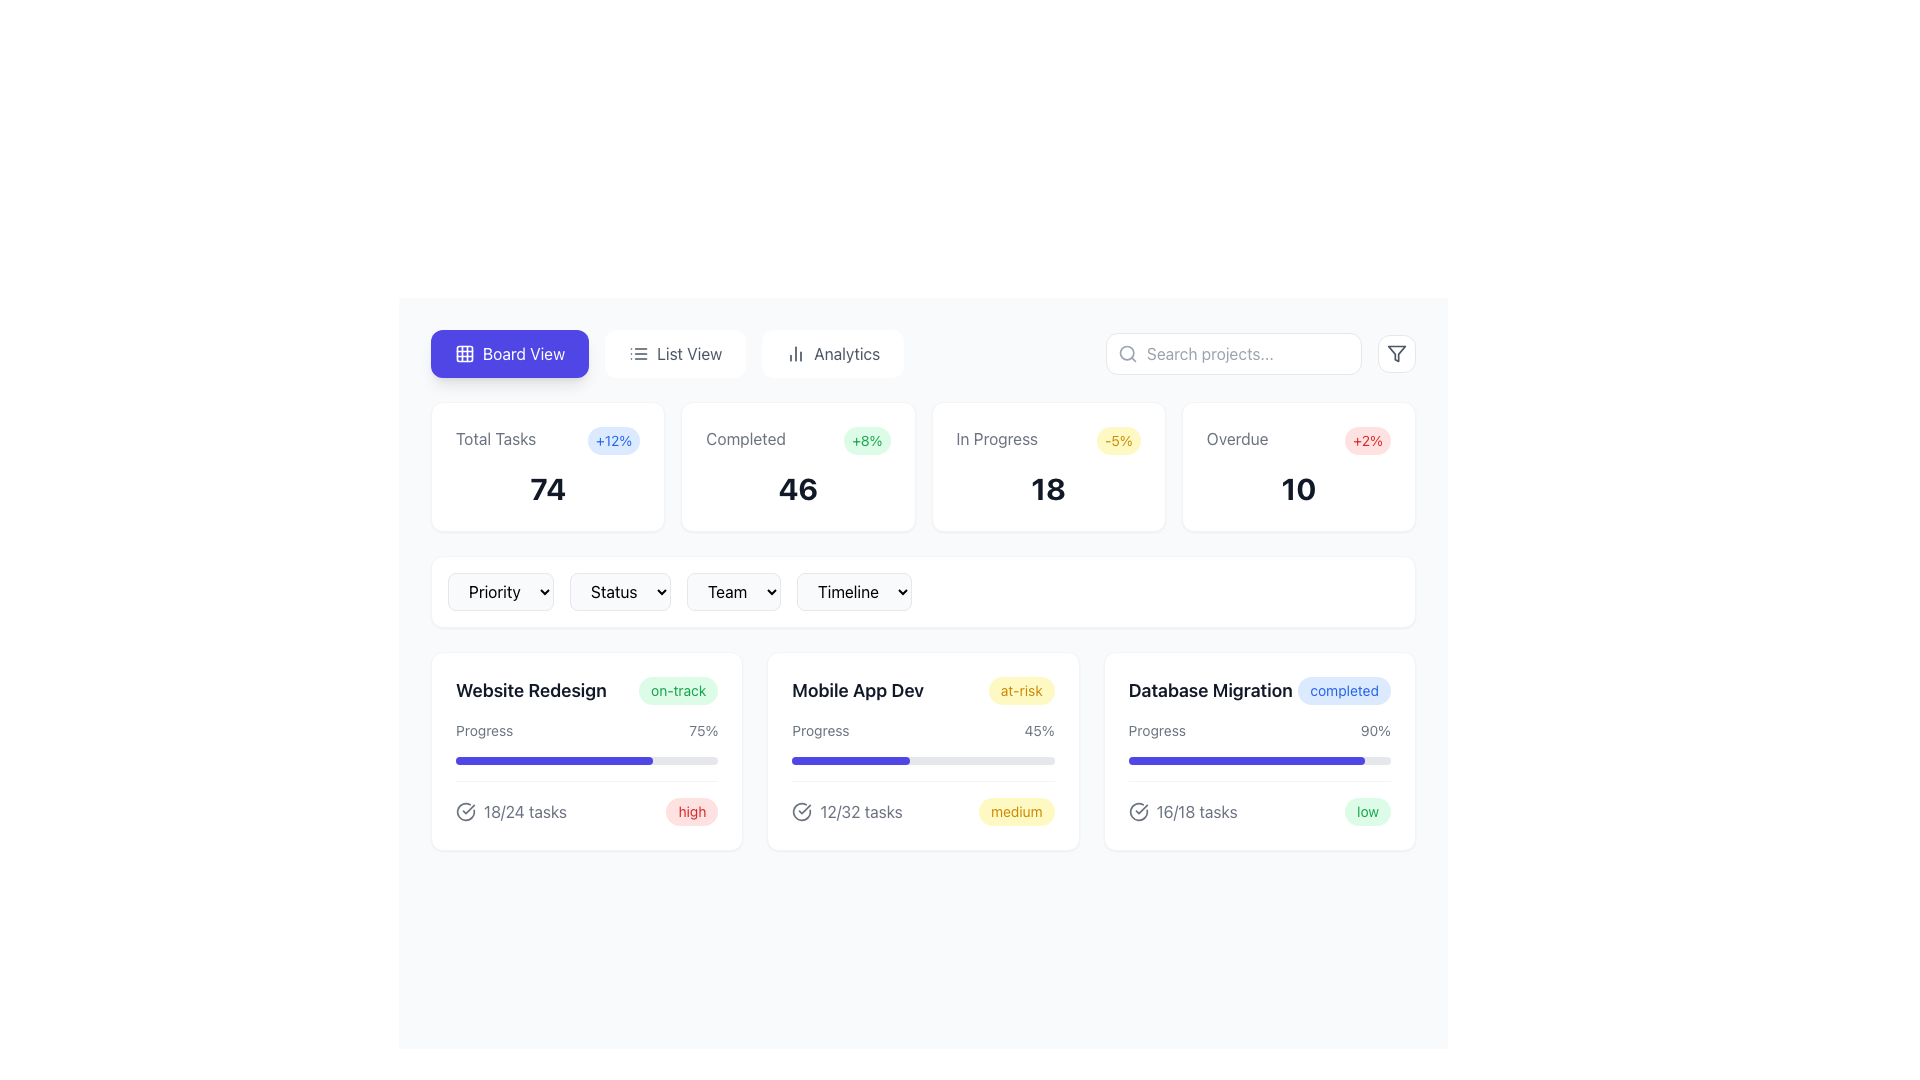 Image resolution: width=1920 pixels, height=1080 pixels. I want to click on text content of the text label displaying 'Mobile App Dev', which is styled in bold and dark gray against a white background, located centrally between 'Website Redesign' and 'Database Migration', so click(858, 689).